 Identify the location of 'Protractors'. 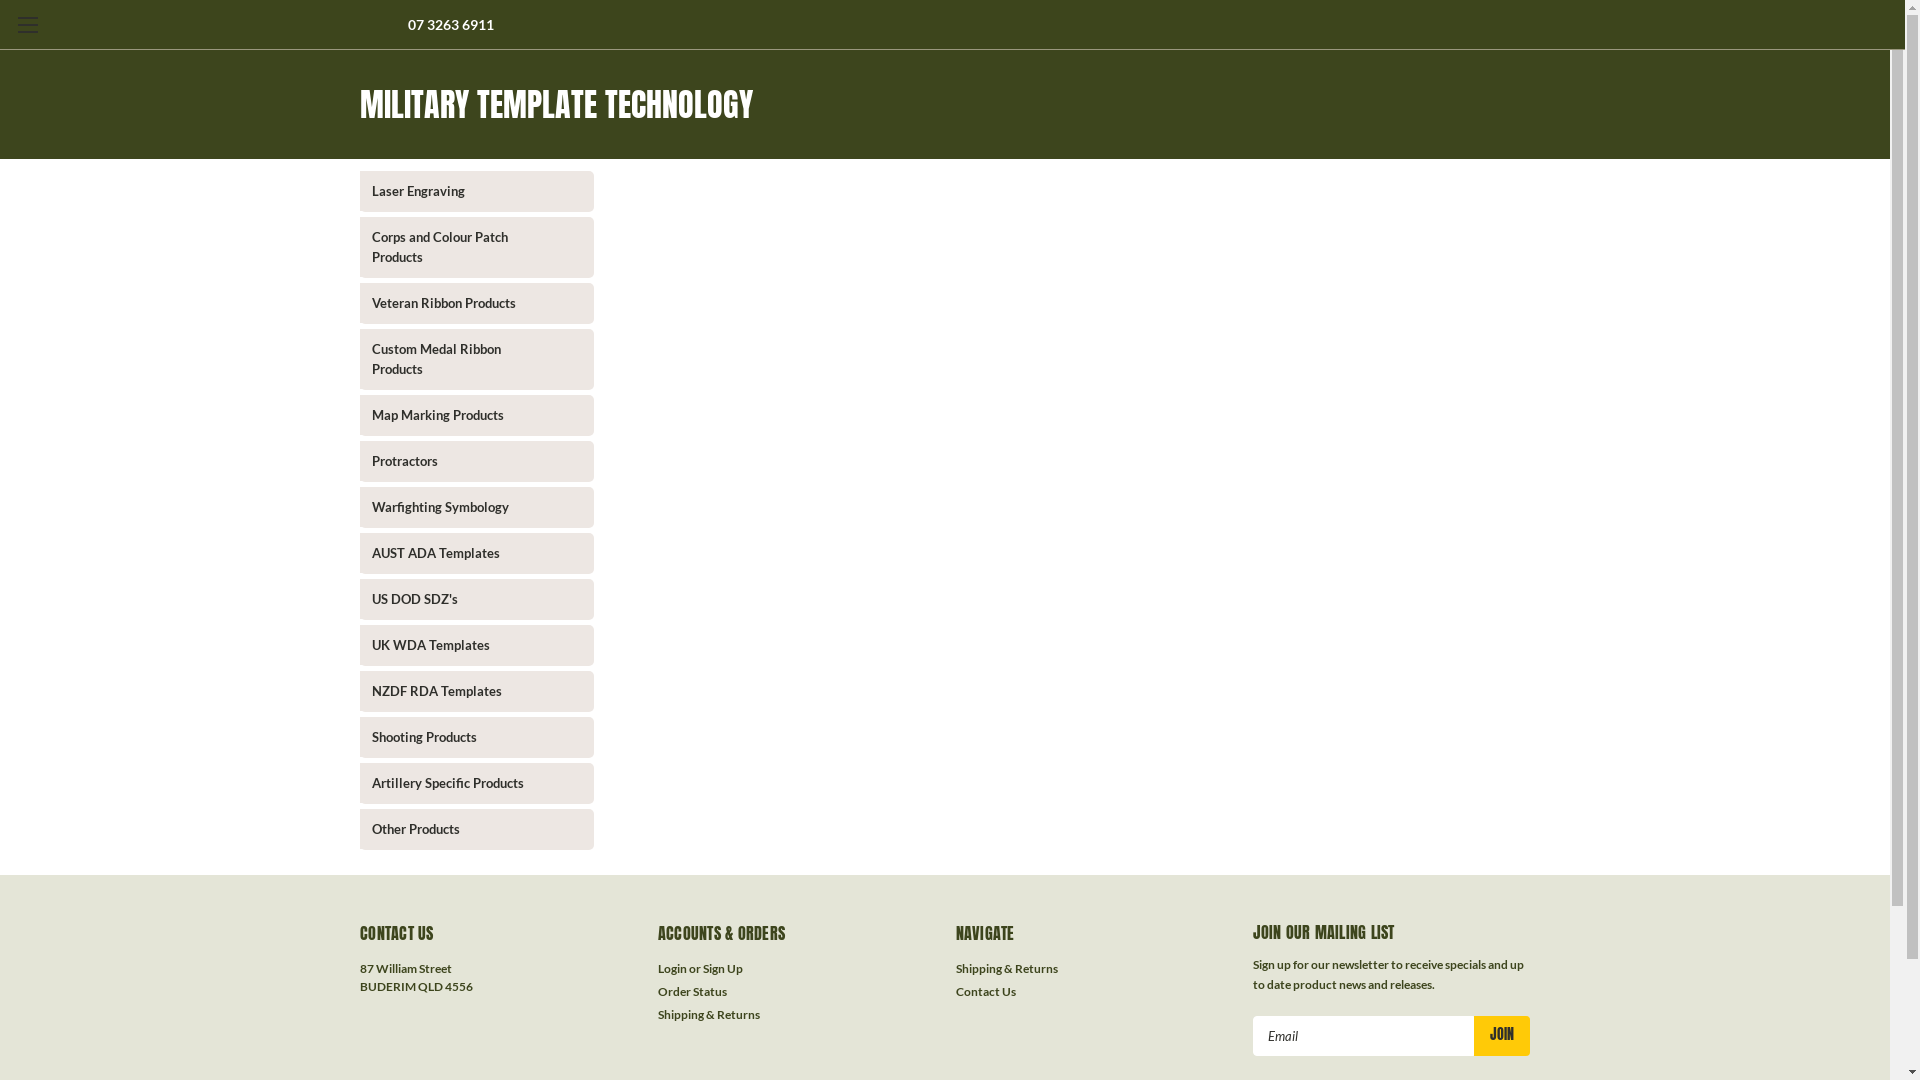
(458, 461).